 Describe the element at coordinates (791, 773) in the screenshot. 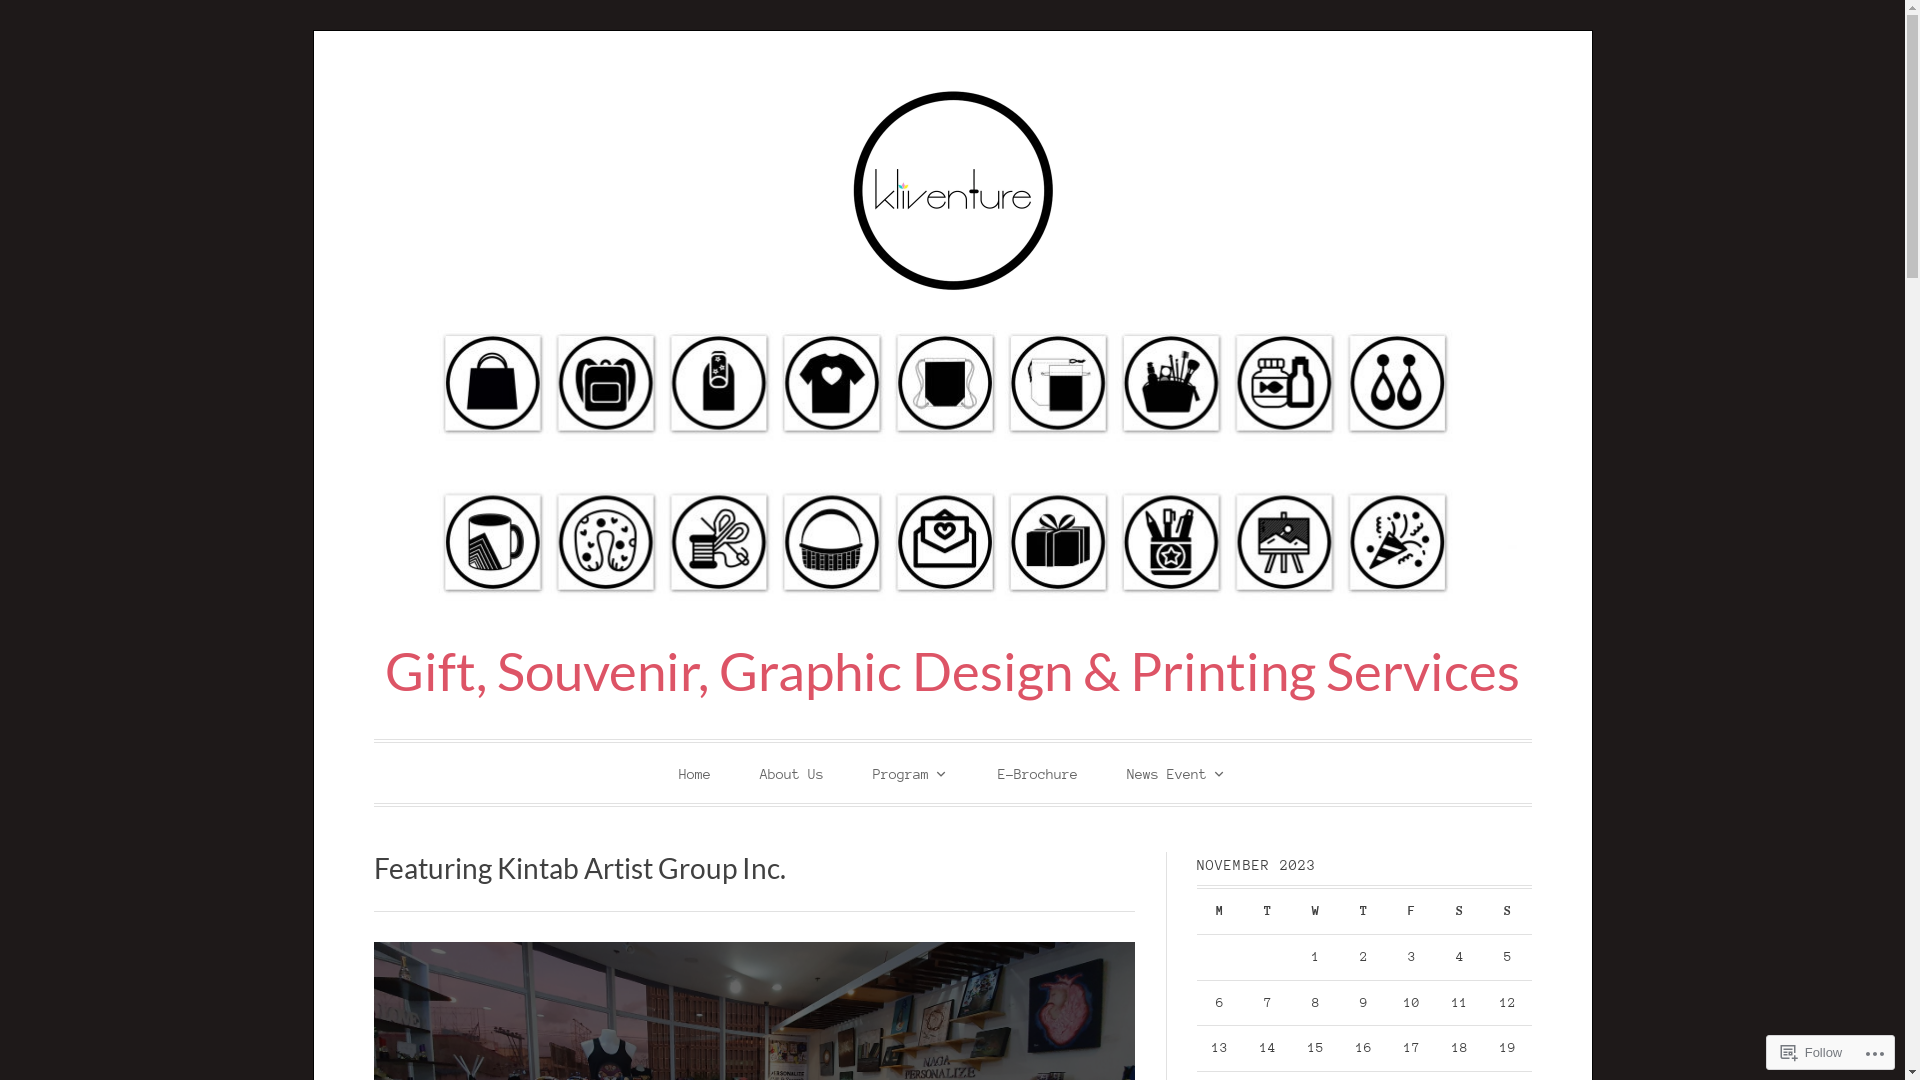

I see `'About Us'` at that location.